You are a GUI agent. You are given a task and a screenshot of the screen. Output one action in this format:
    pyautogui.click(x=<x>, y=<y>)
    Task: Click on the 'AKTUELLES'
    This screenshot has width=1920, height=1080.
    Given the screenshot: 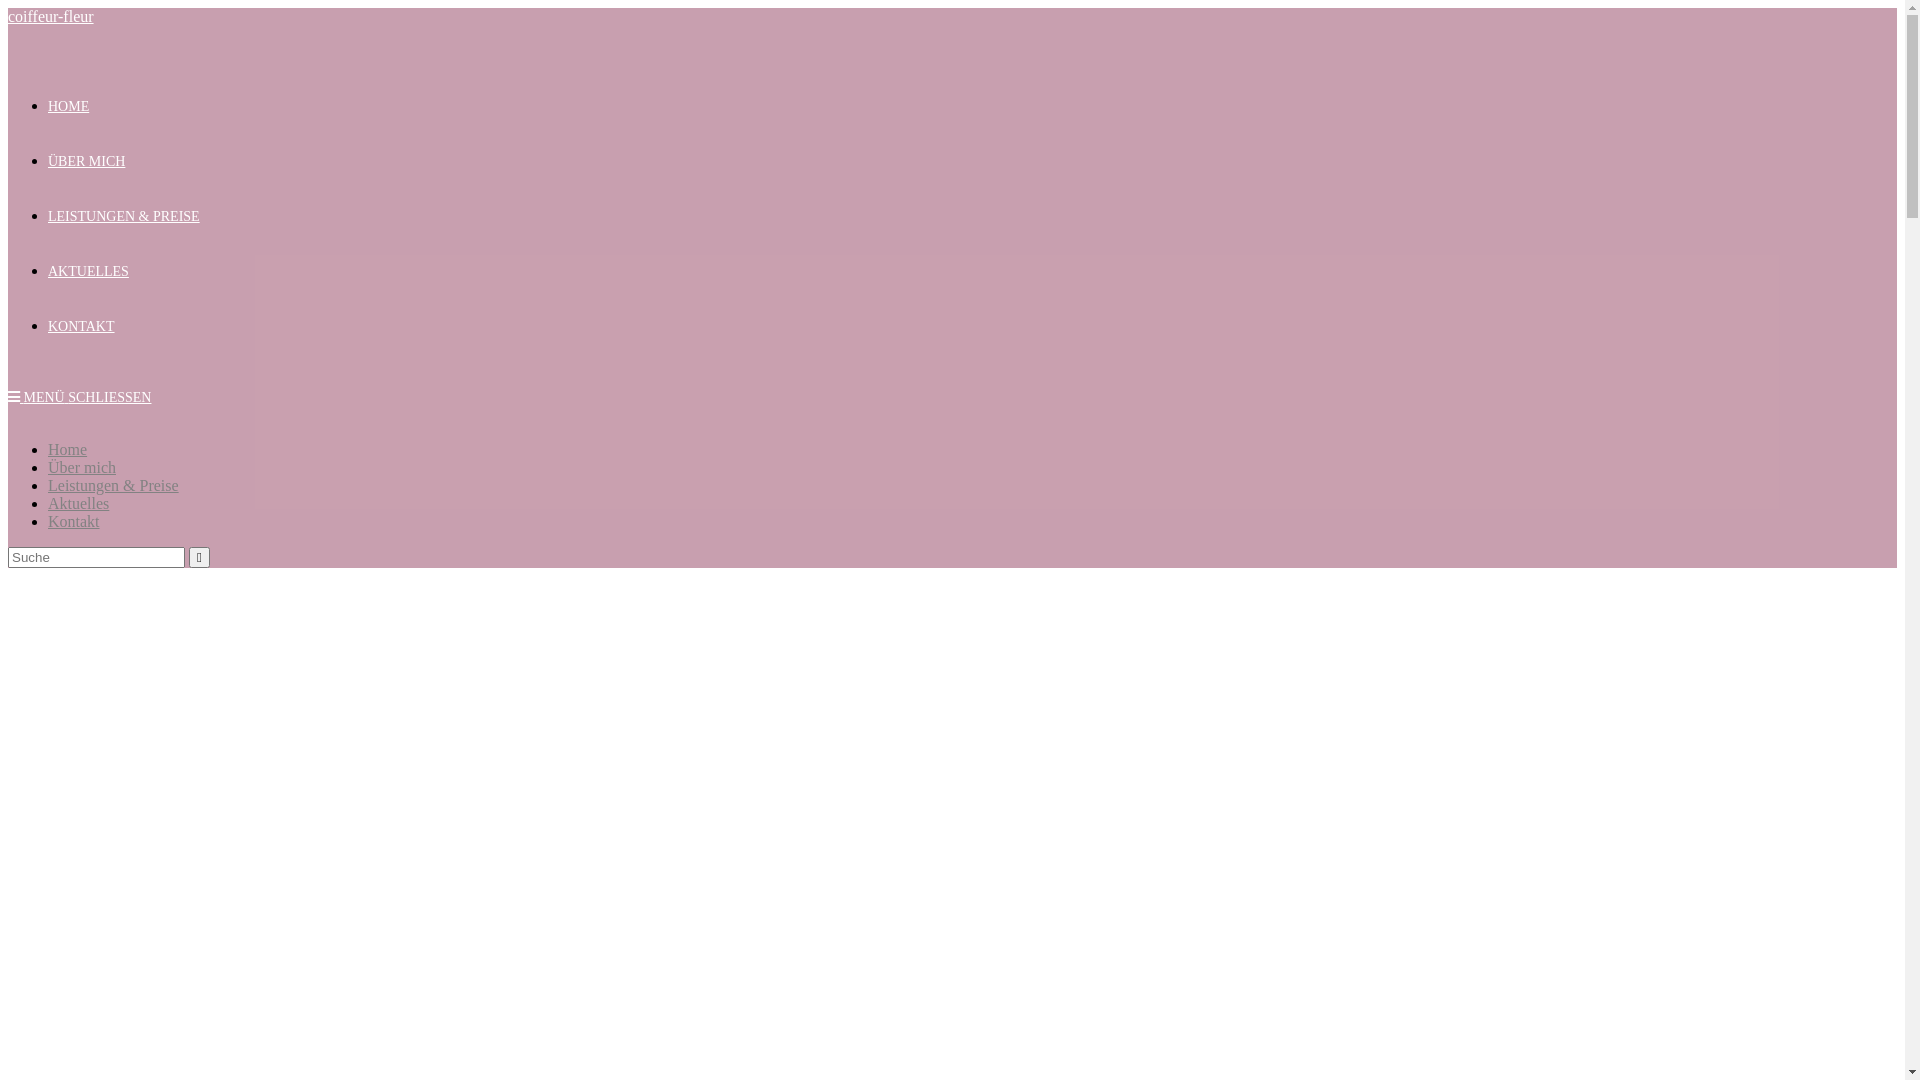 What is the action you would take?
    pyautogui.click(x=87, y=271)
    